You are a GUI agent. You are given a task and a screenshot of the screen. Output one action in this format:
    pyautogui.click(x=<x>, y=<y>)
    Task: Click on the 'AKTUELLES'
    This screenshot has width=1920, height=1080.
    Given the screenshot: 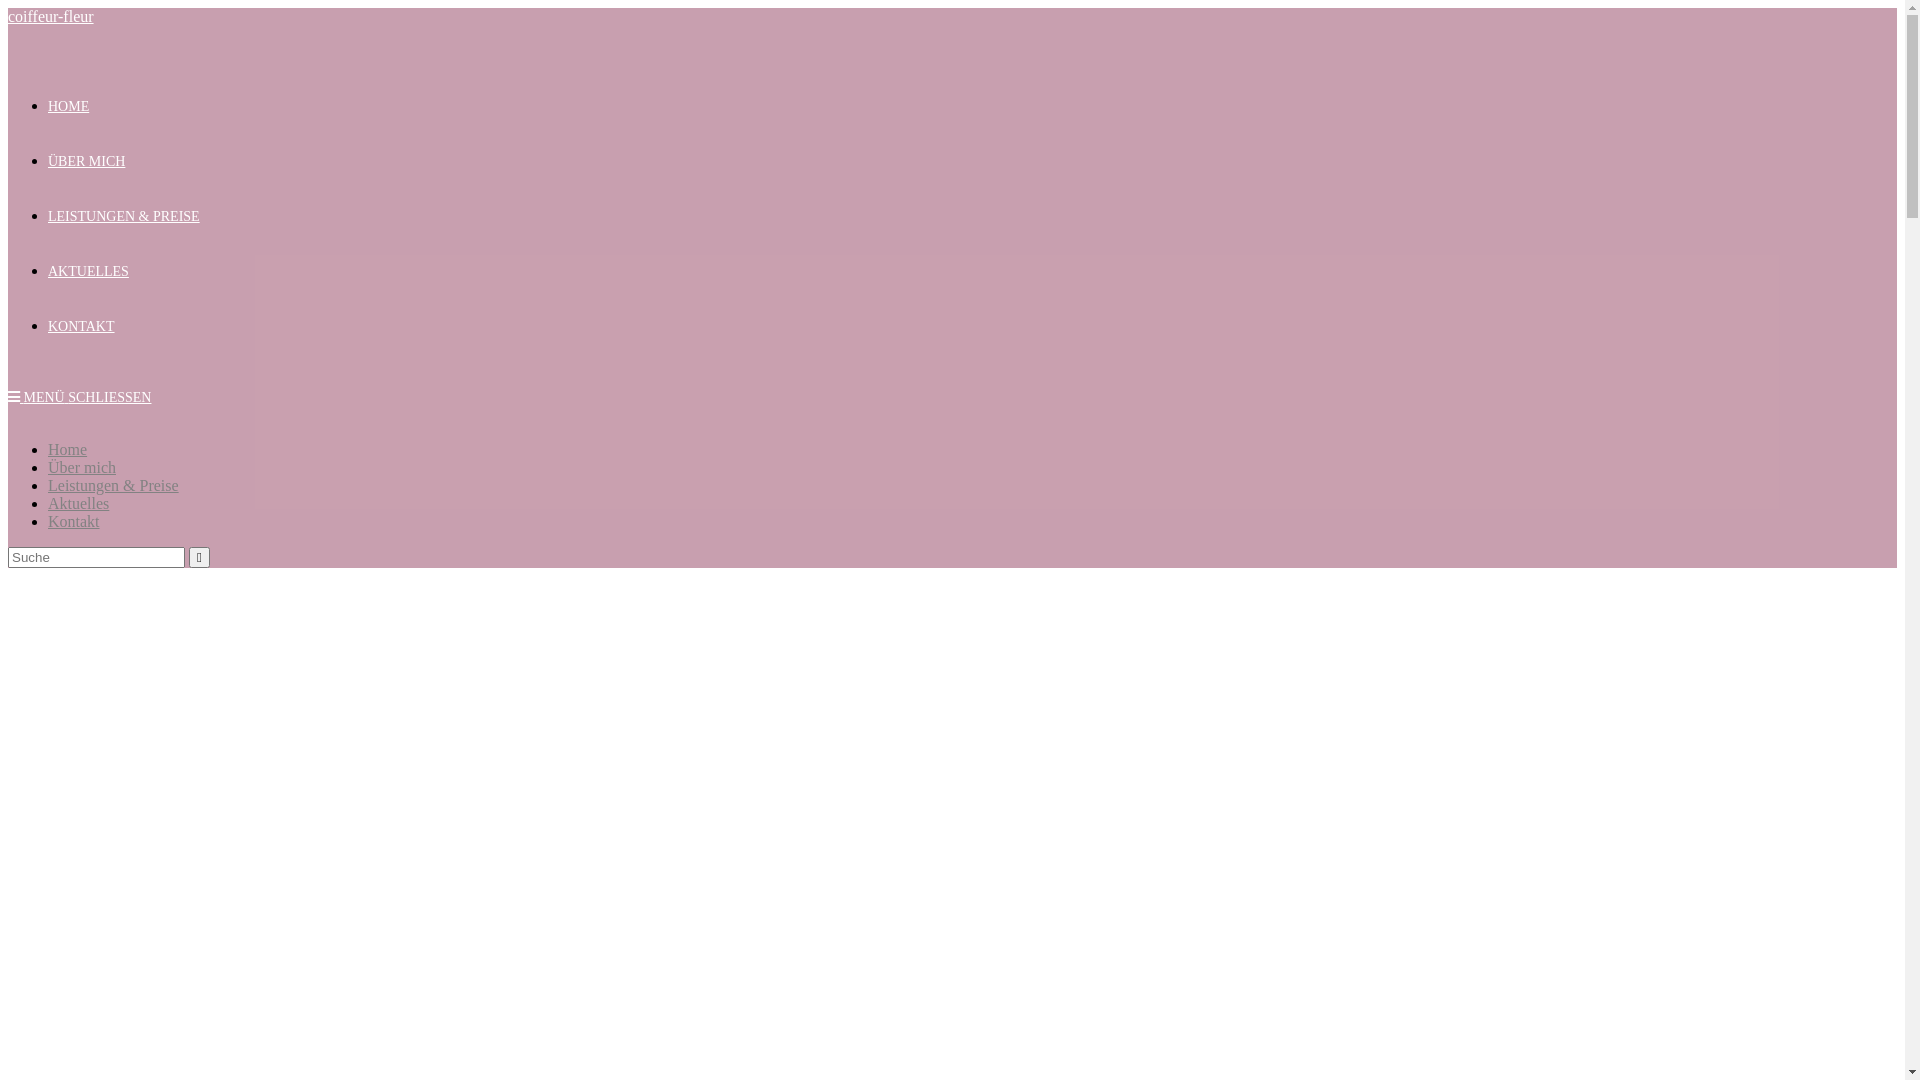 What is the action you would take?
    pyautogui.click(x=87, y=271)
    